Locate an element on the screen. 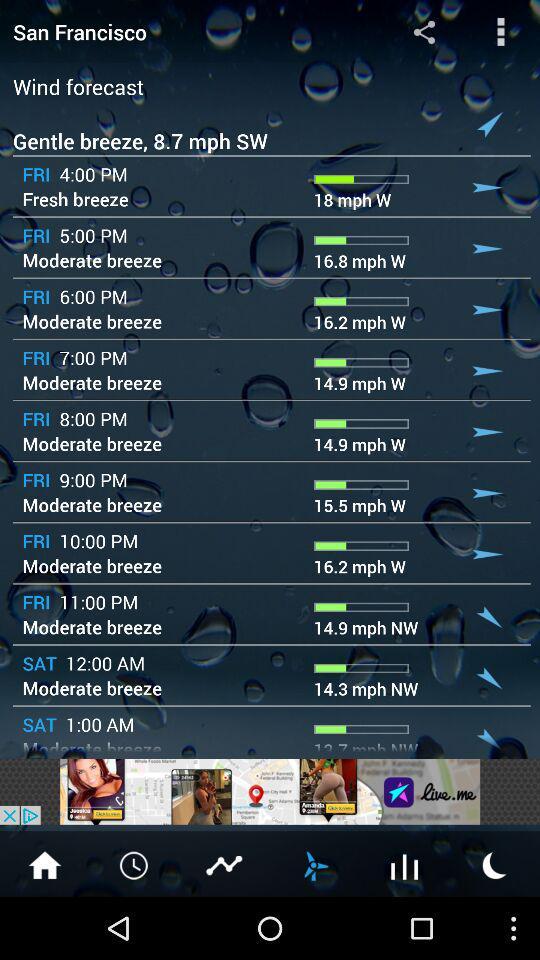 This screenshot has height=960, width=540. go home is located at coordinates (44, 863).